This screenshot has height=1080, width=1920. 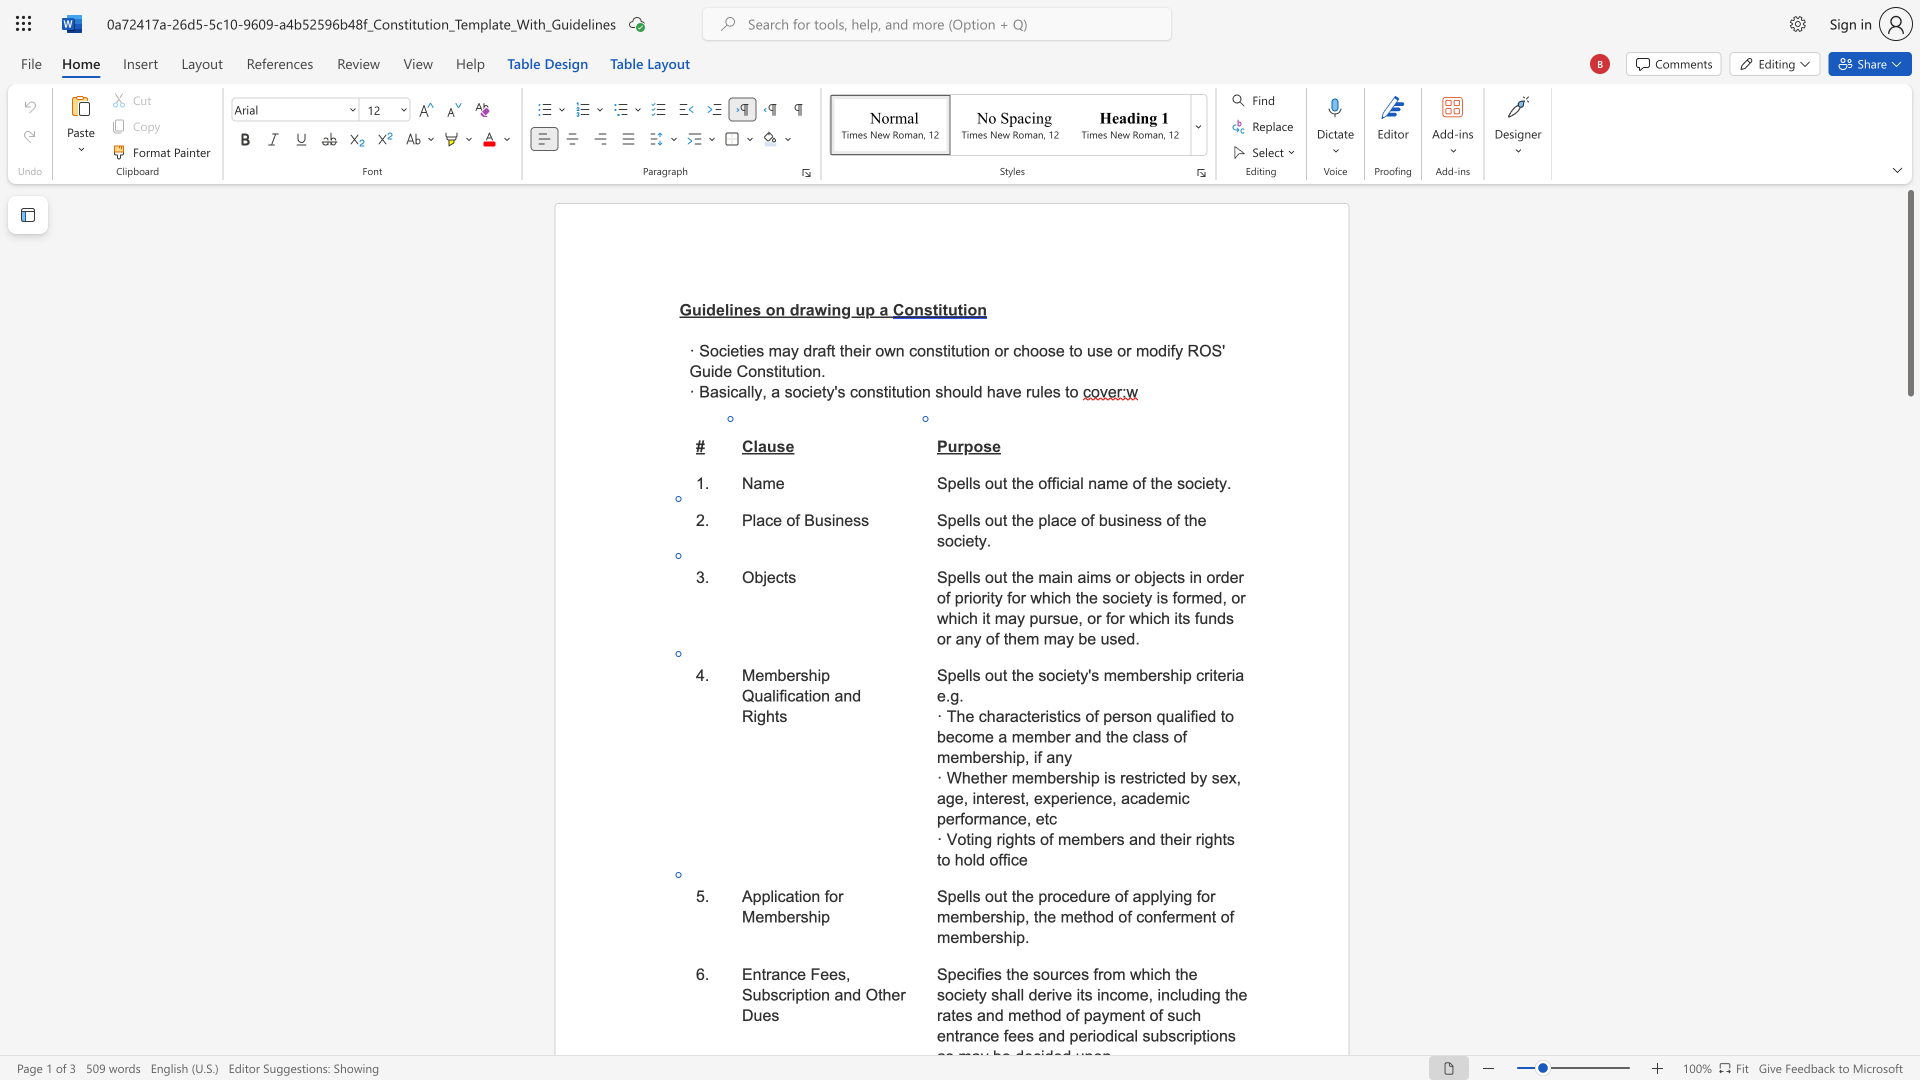 I want to click on the 1th character "a" in the text, so click(x=1238, y=675).